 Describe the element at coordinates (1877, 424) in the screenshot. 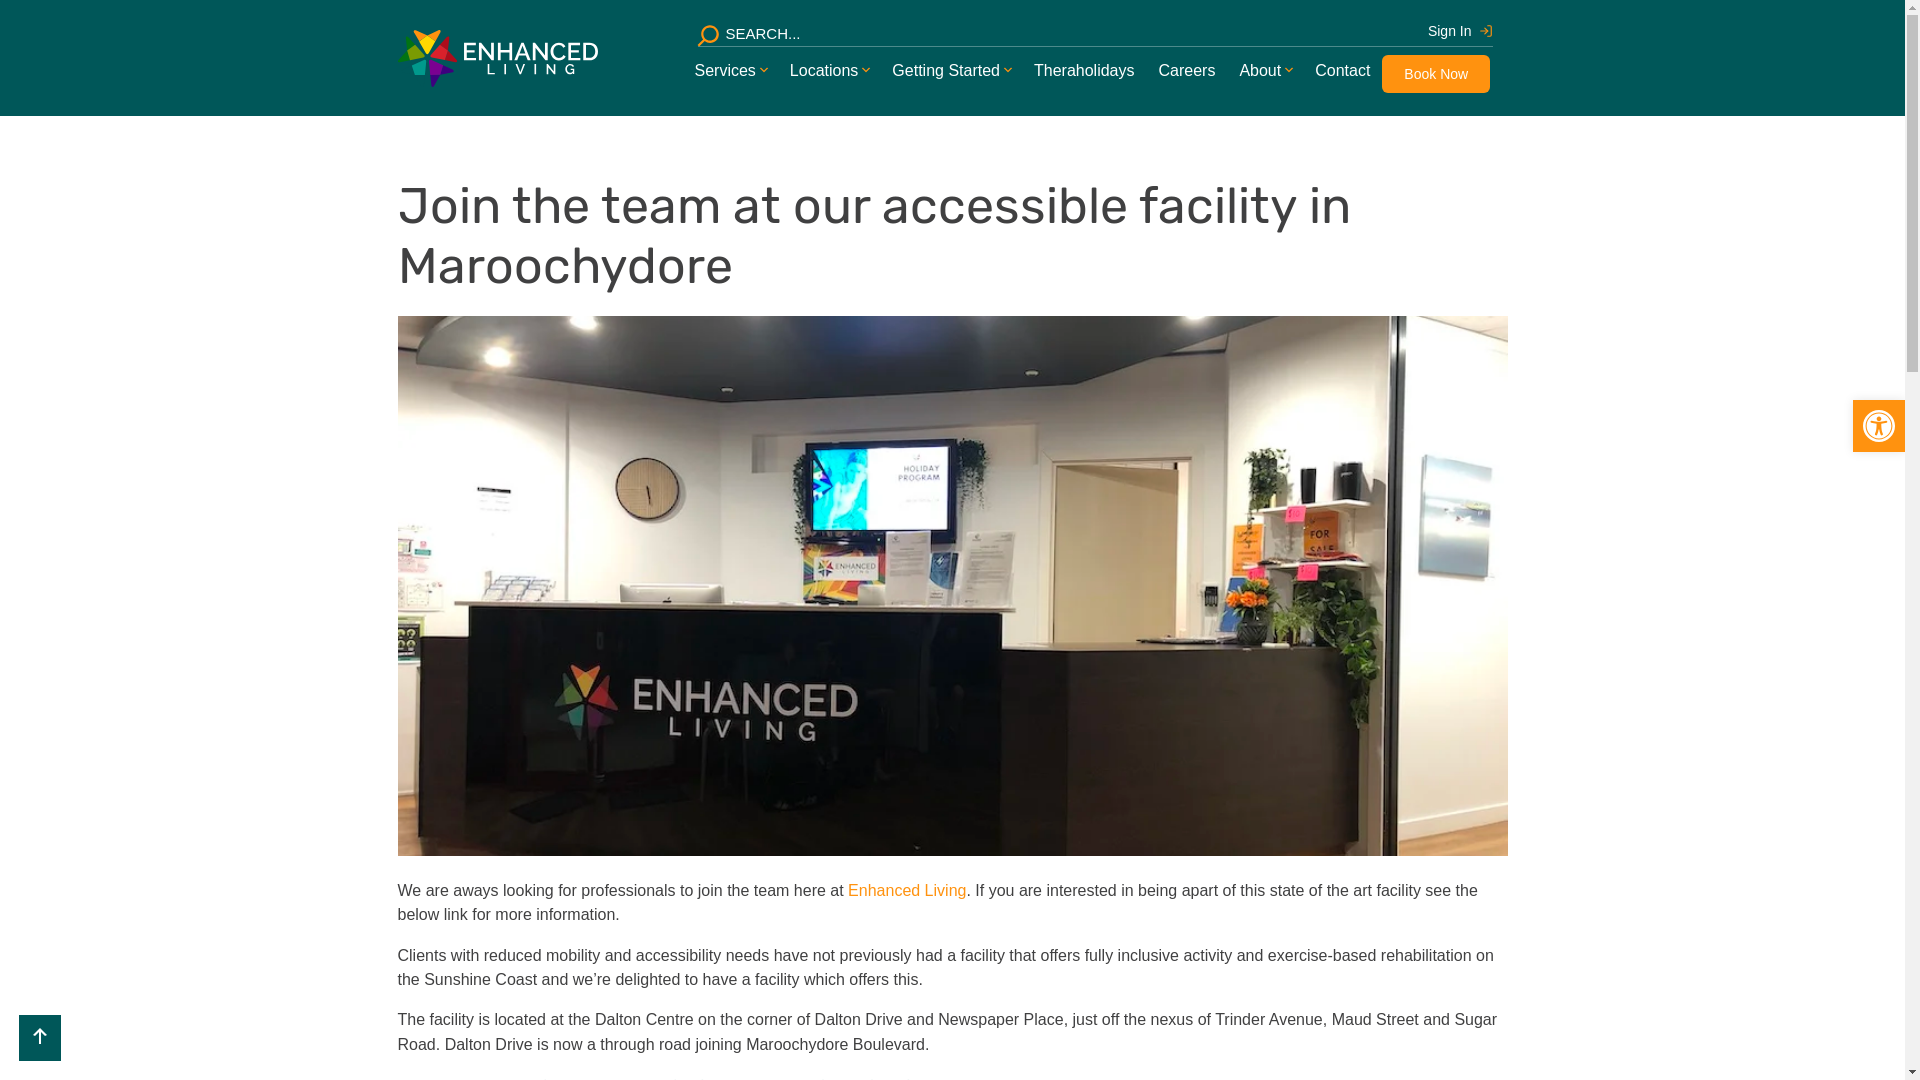

I see `'Open toolbar` at that location.